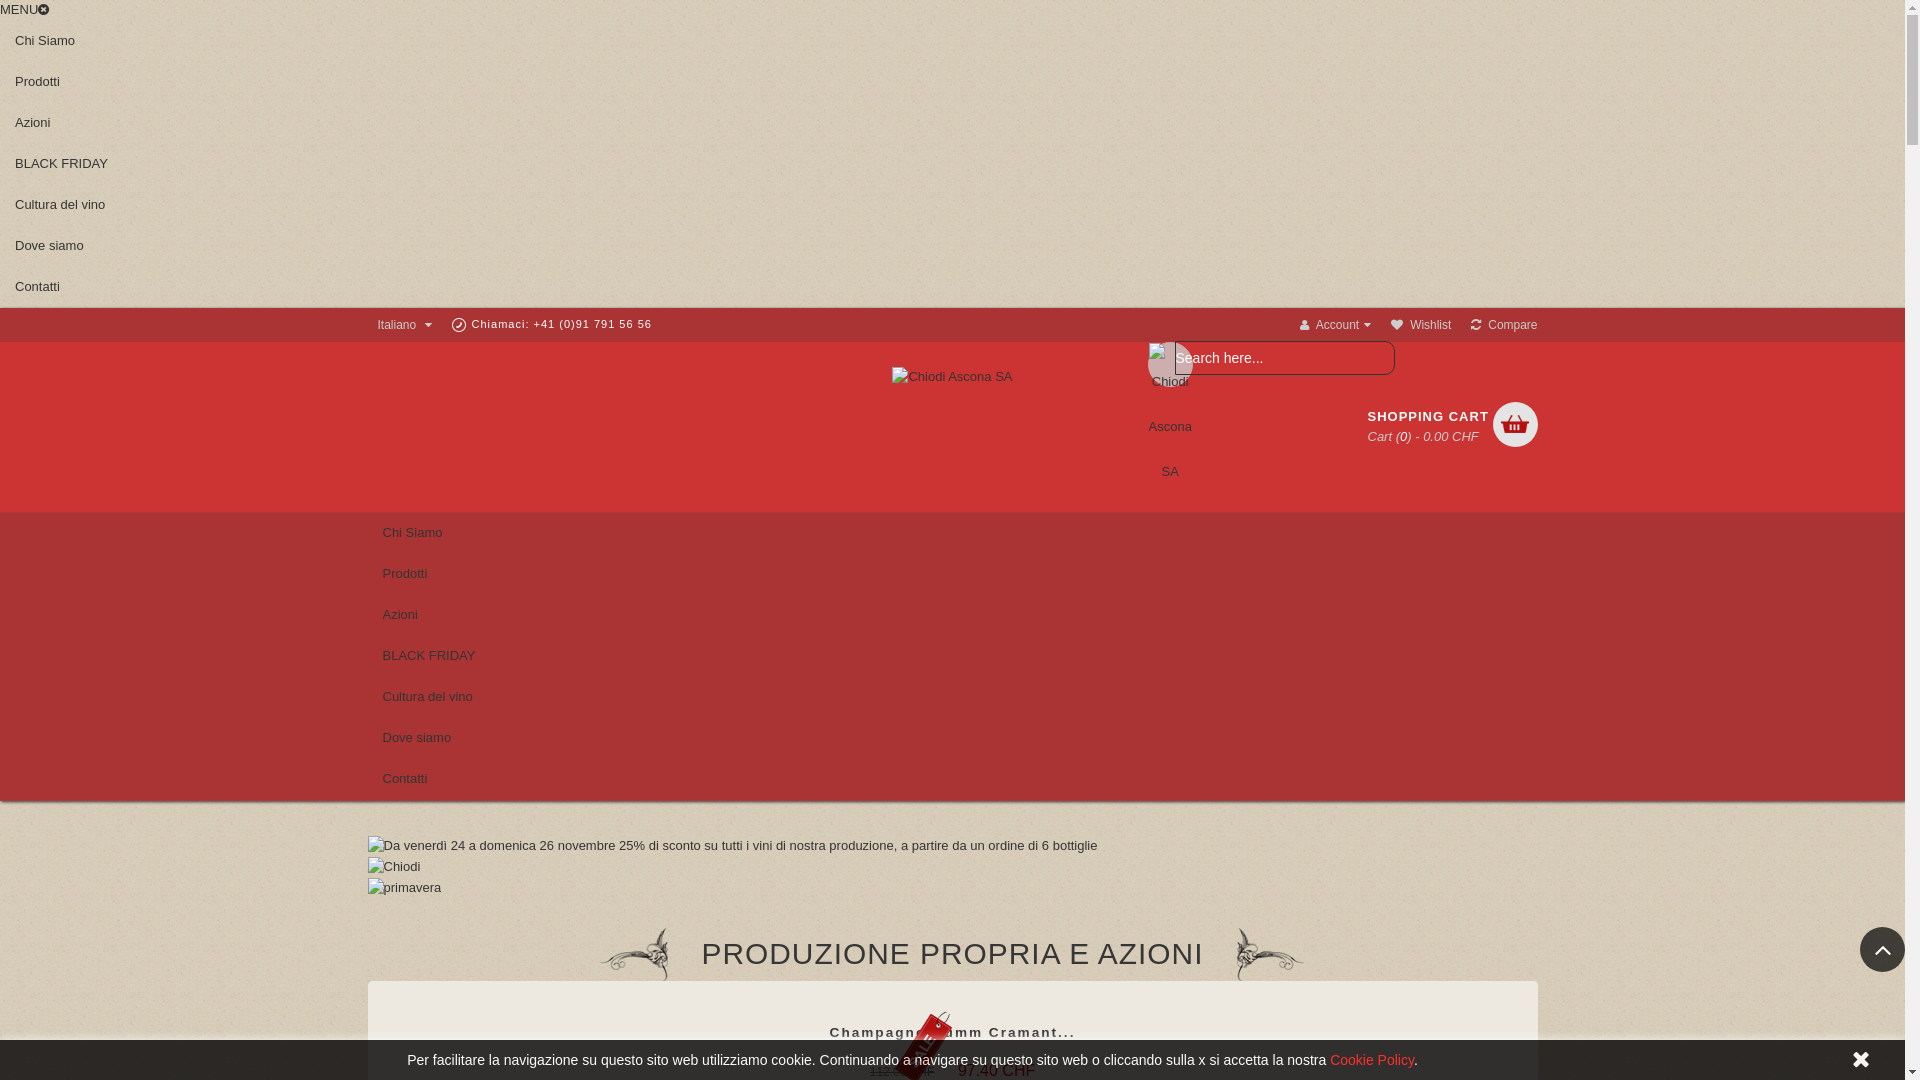 This screenshot has height=1080, width=1920. What do you see at coordinates (368, 323) in the screenshot?
I see `'Italiano'` at bounding box center [368, 323].